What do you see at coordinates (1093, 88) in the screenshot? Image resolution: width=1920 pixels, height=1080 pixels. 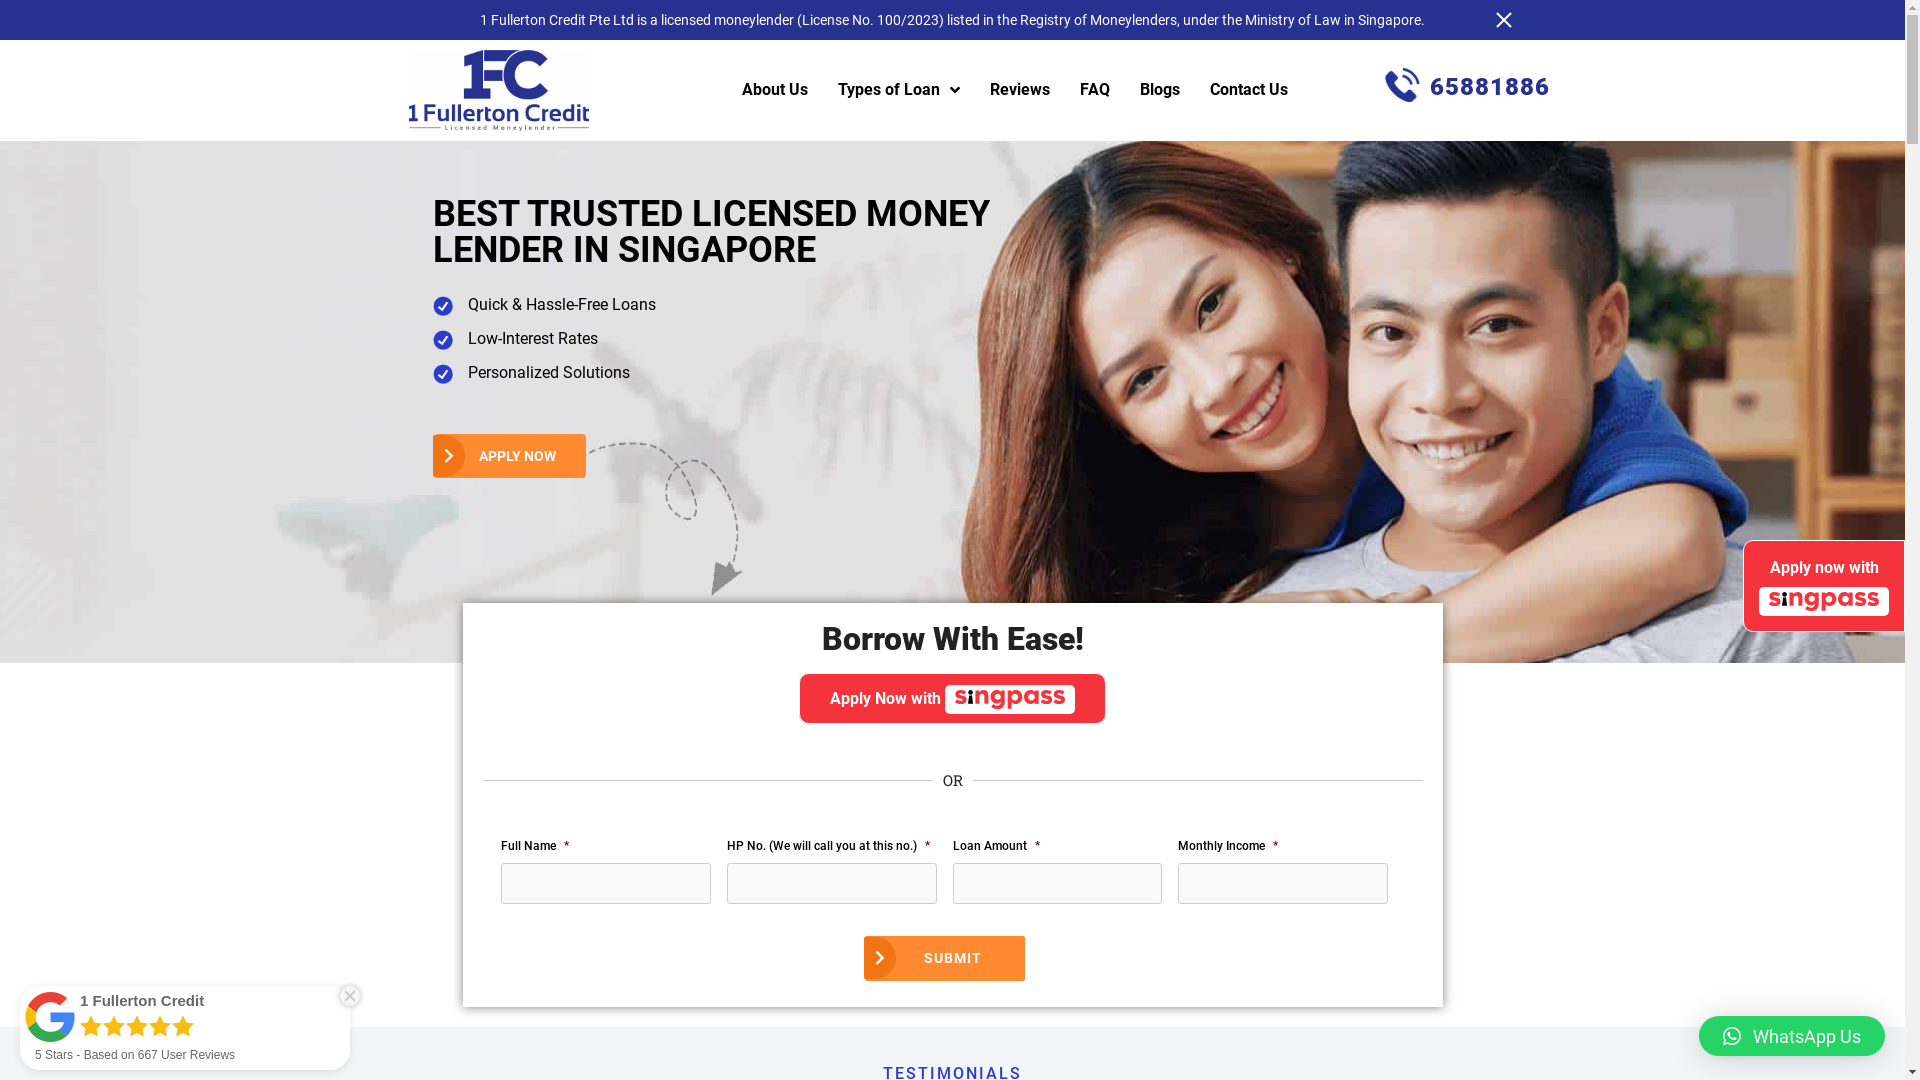 I see `'FAQ'` at bounding box center [1093, 88].